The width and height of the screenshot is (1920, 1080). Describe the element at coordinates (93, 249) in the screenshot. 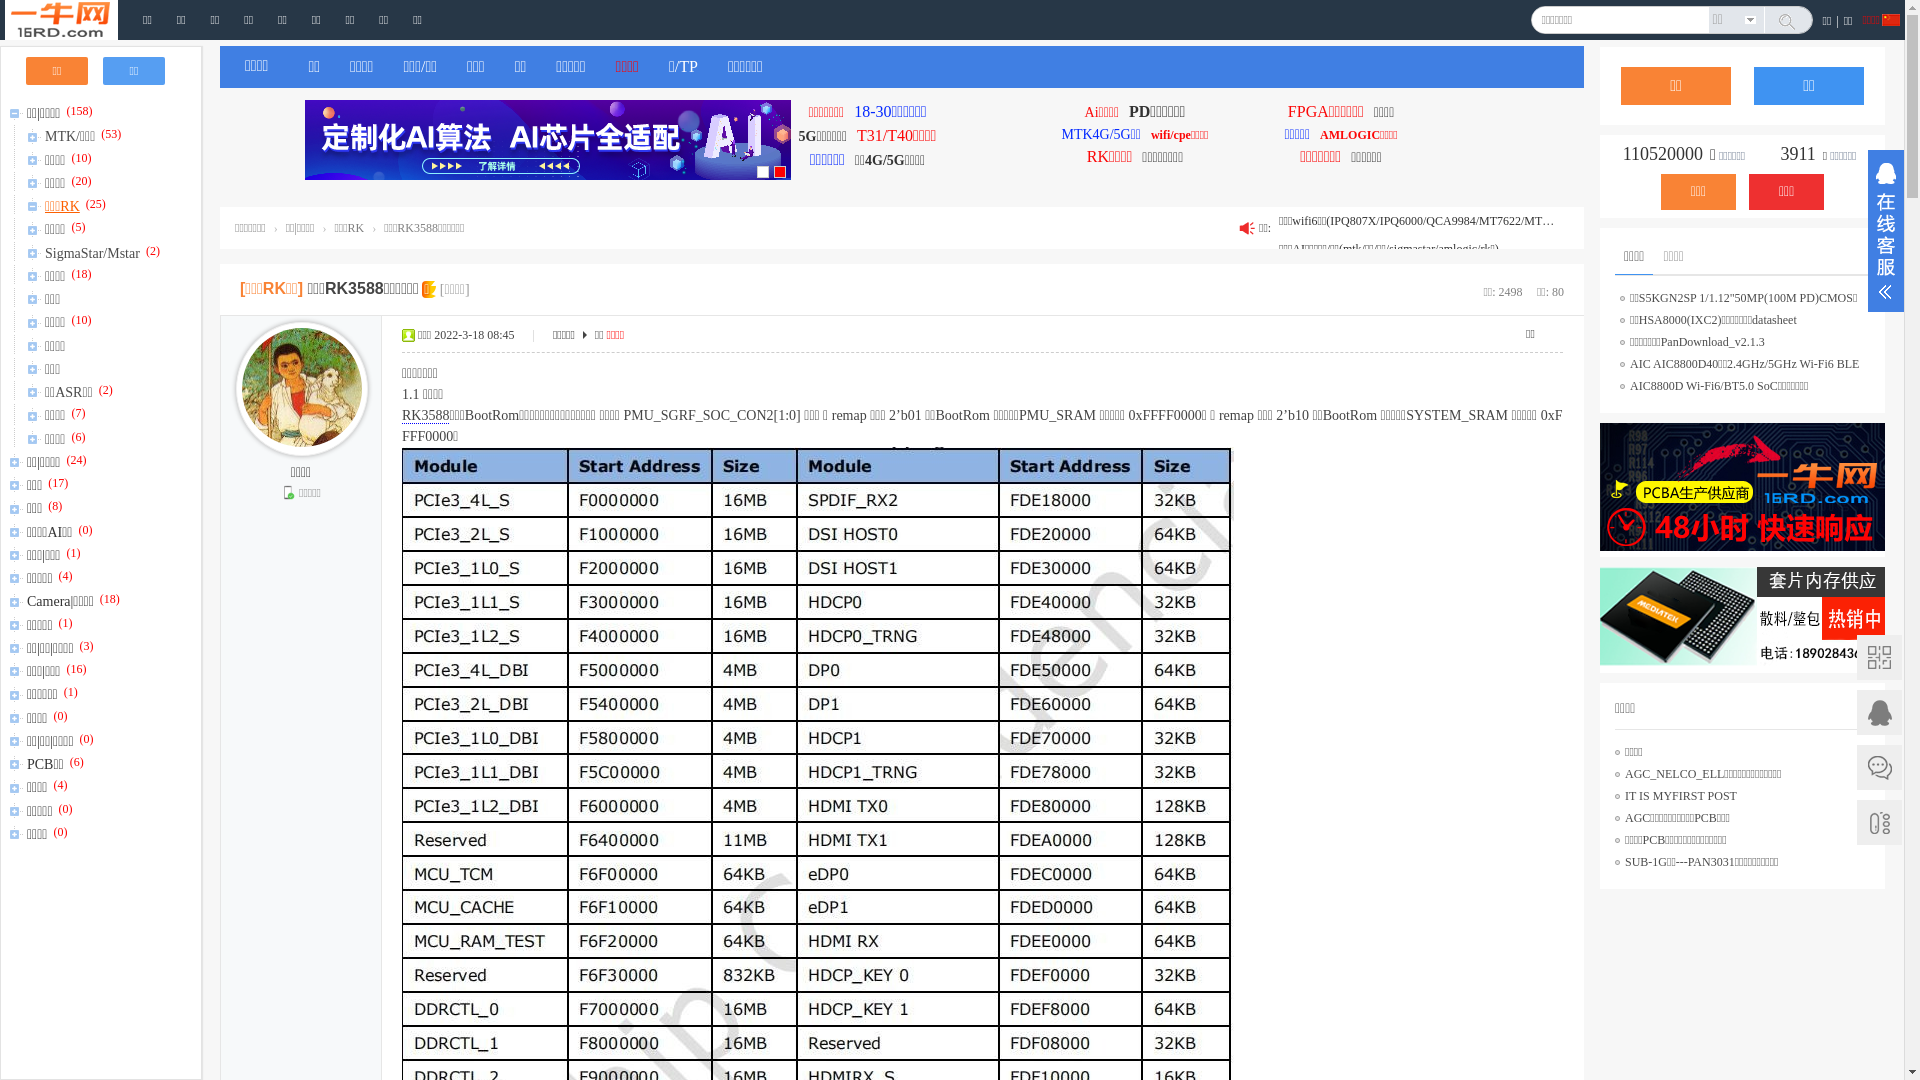

I see `'SigmaStar/Mstar'` at that location.